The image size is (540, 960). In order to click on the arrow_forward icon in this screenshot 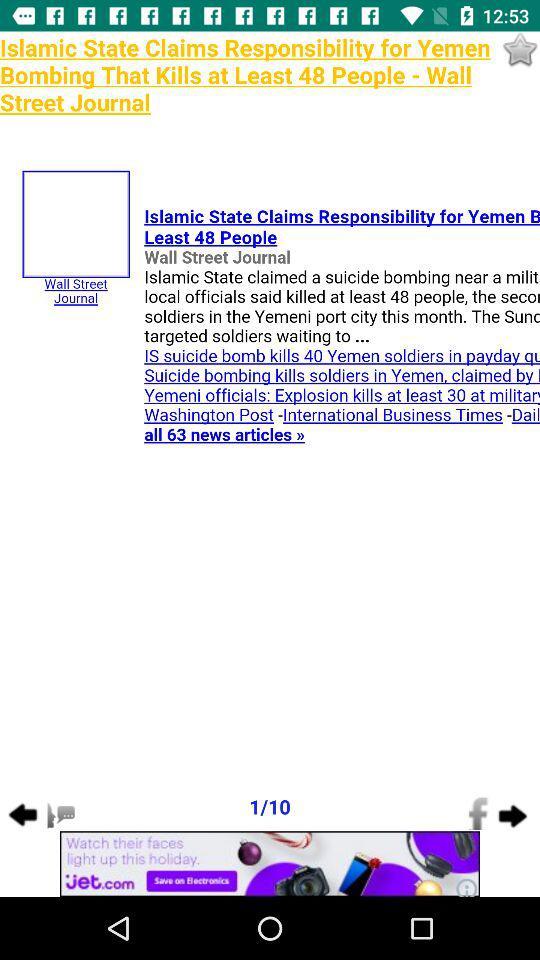, I will do `click(512, 815)`.